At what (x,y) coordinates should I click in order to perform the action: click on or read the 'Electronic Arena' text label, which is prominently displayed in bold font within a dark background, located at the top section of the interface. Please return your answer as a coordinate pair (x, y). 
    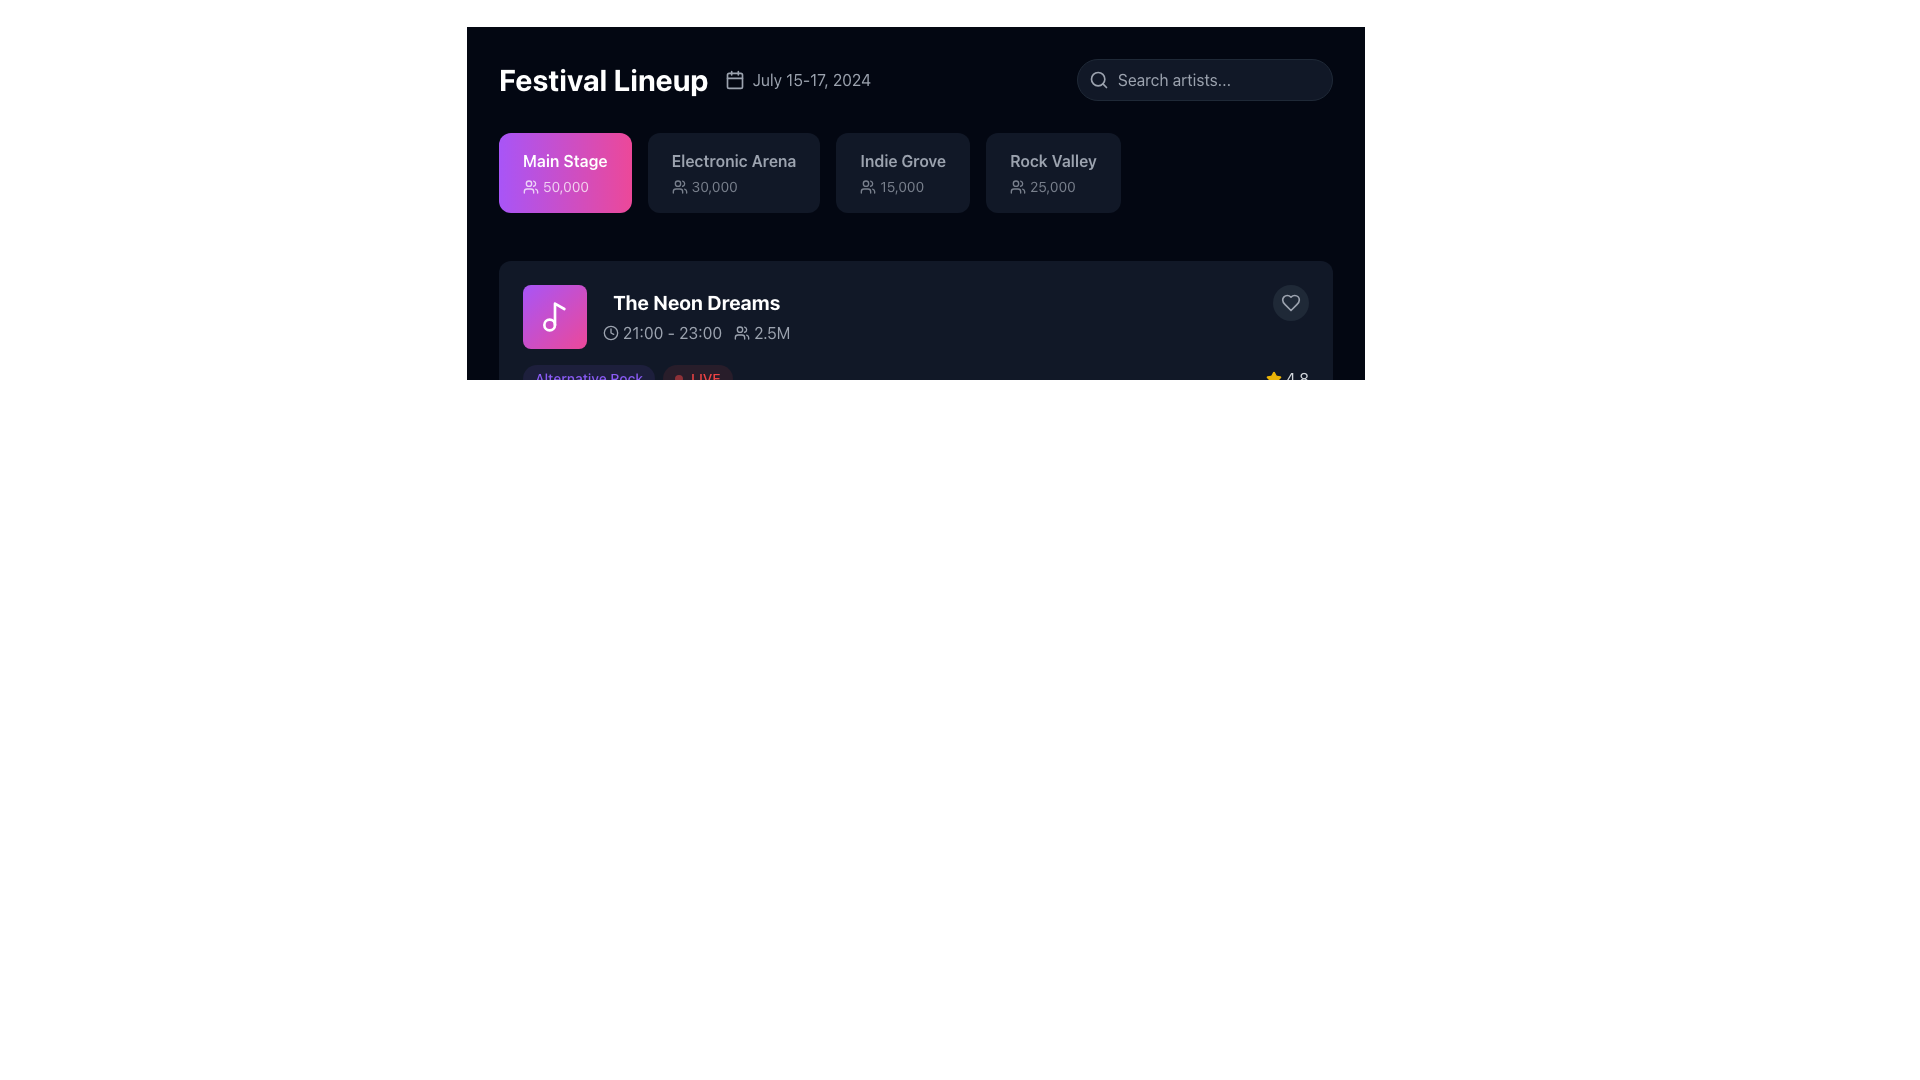
    Looking at the image, I should click on (733, 160).